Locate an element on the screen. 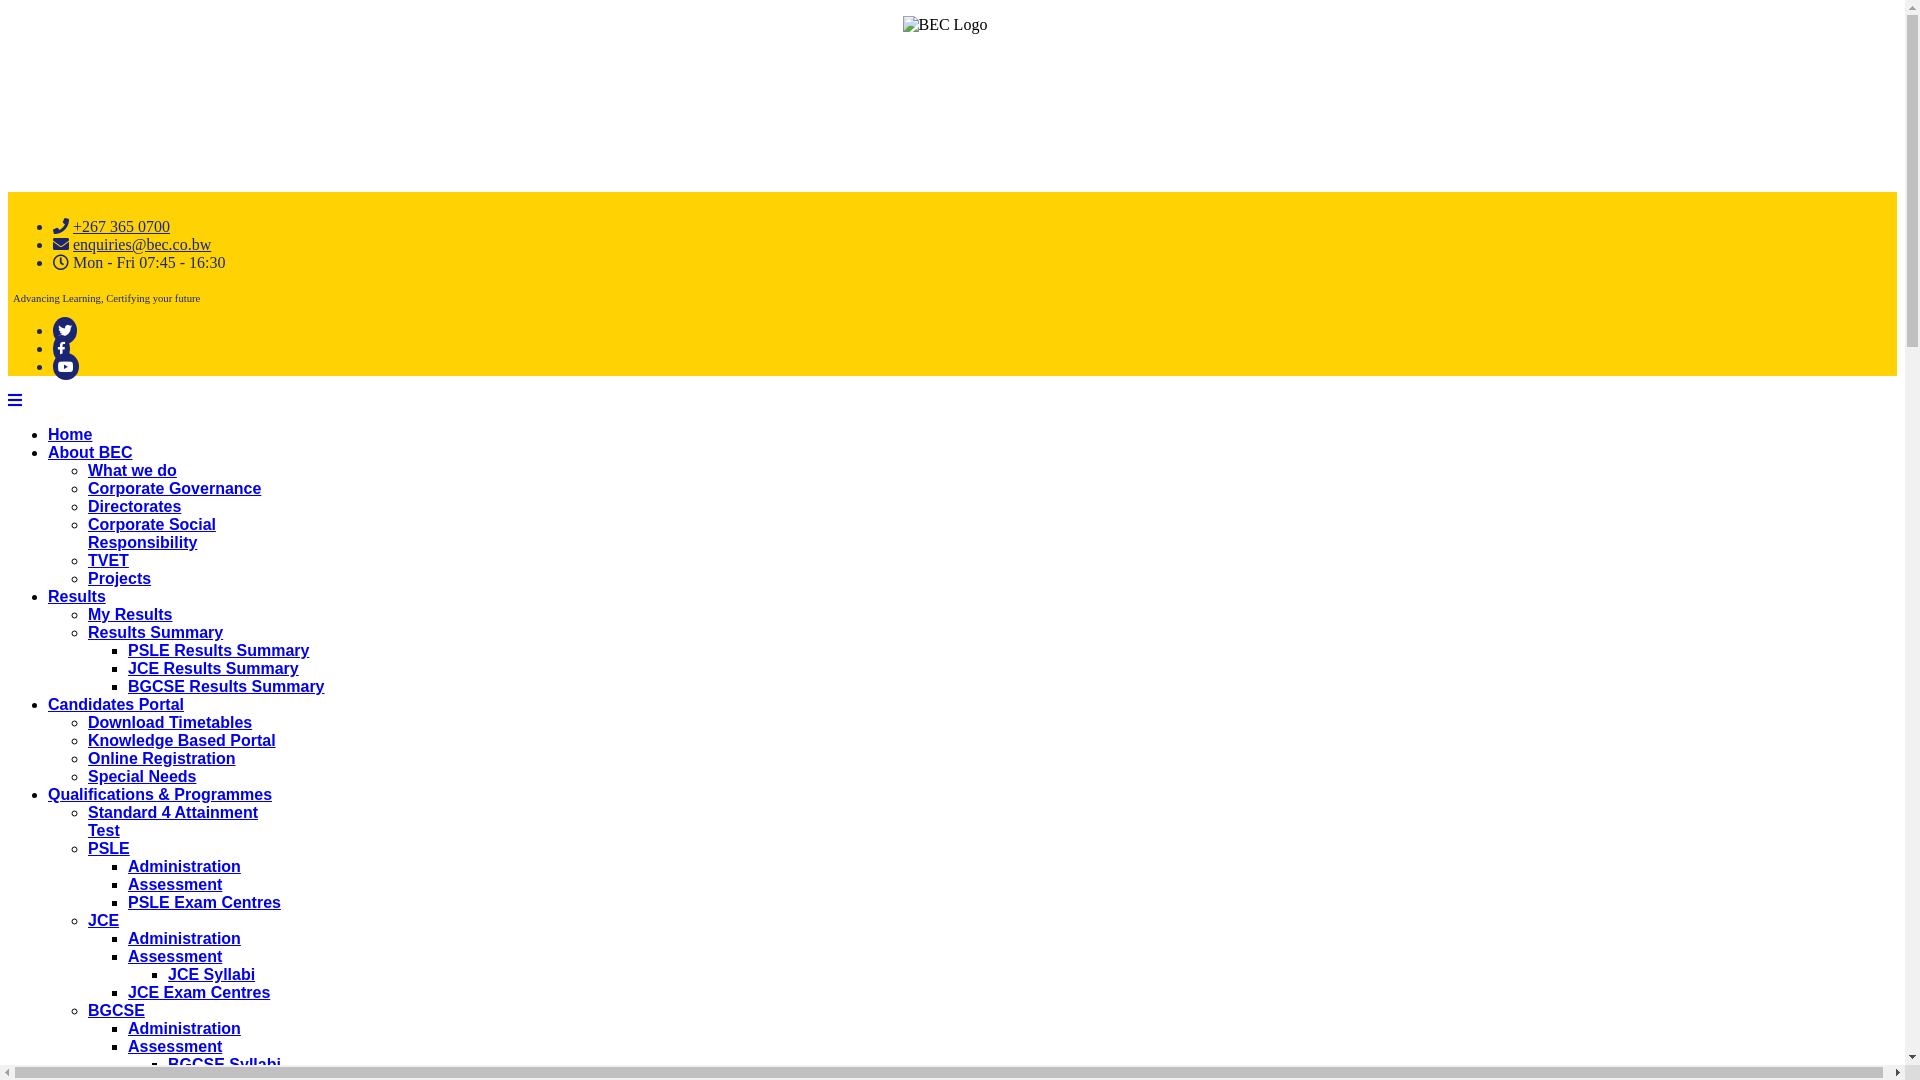 The width and height of the screenshot is (1920, 1080). 'PSLE' is located at coordinates (108, 848).